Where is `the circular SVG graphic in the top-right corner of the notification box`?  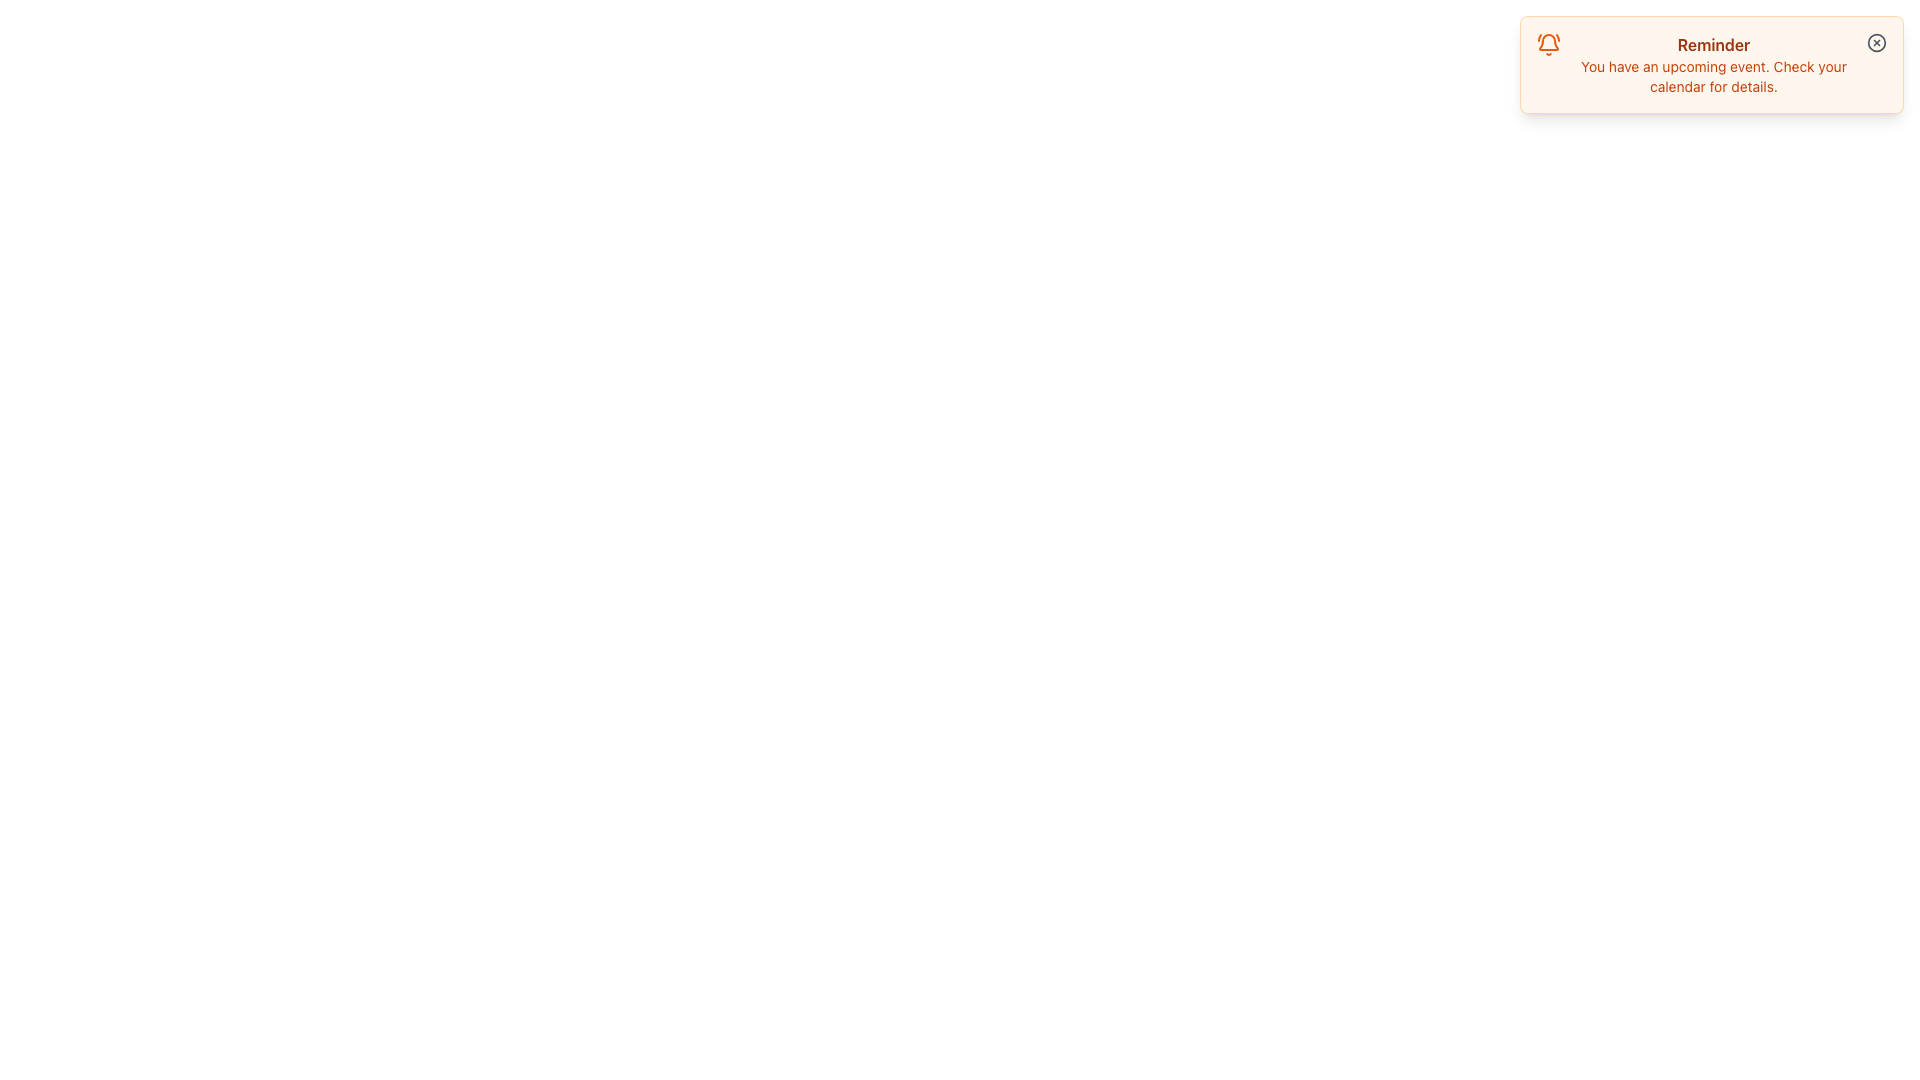 the circular SVG graphic in the top-right corner of the notification box is located at coordinates (1875, 42).